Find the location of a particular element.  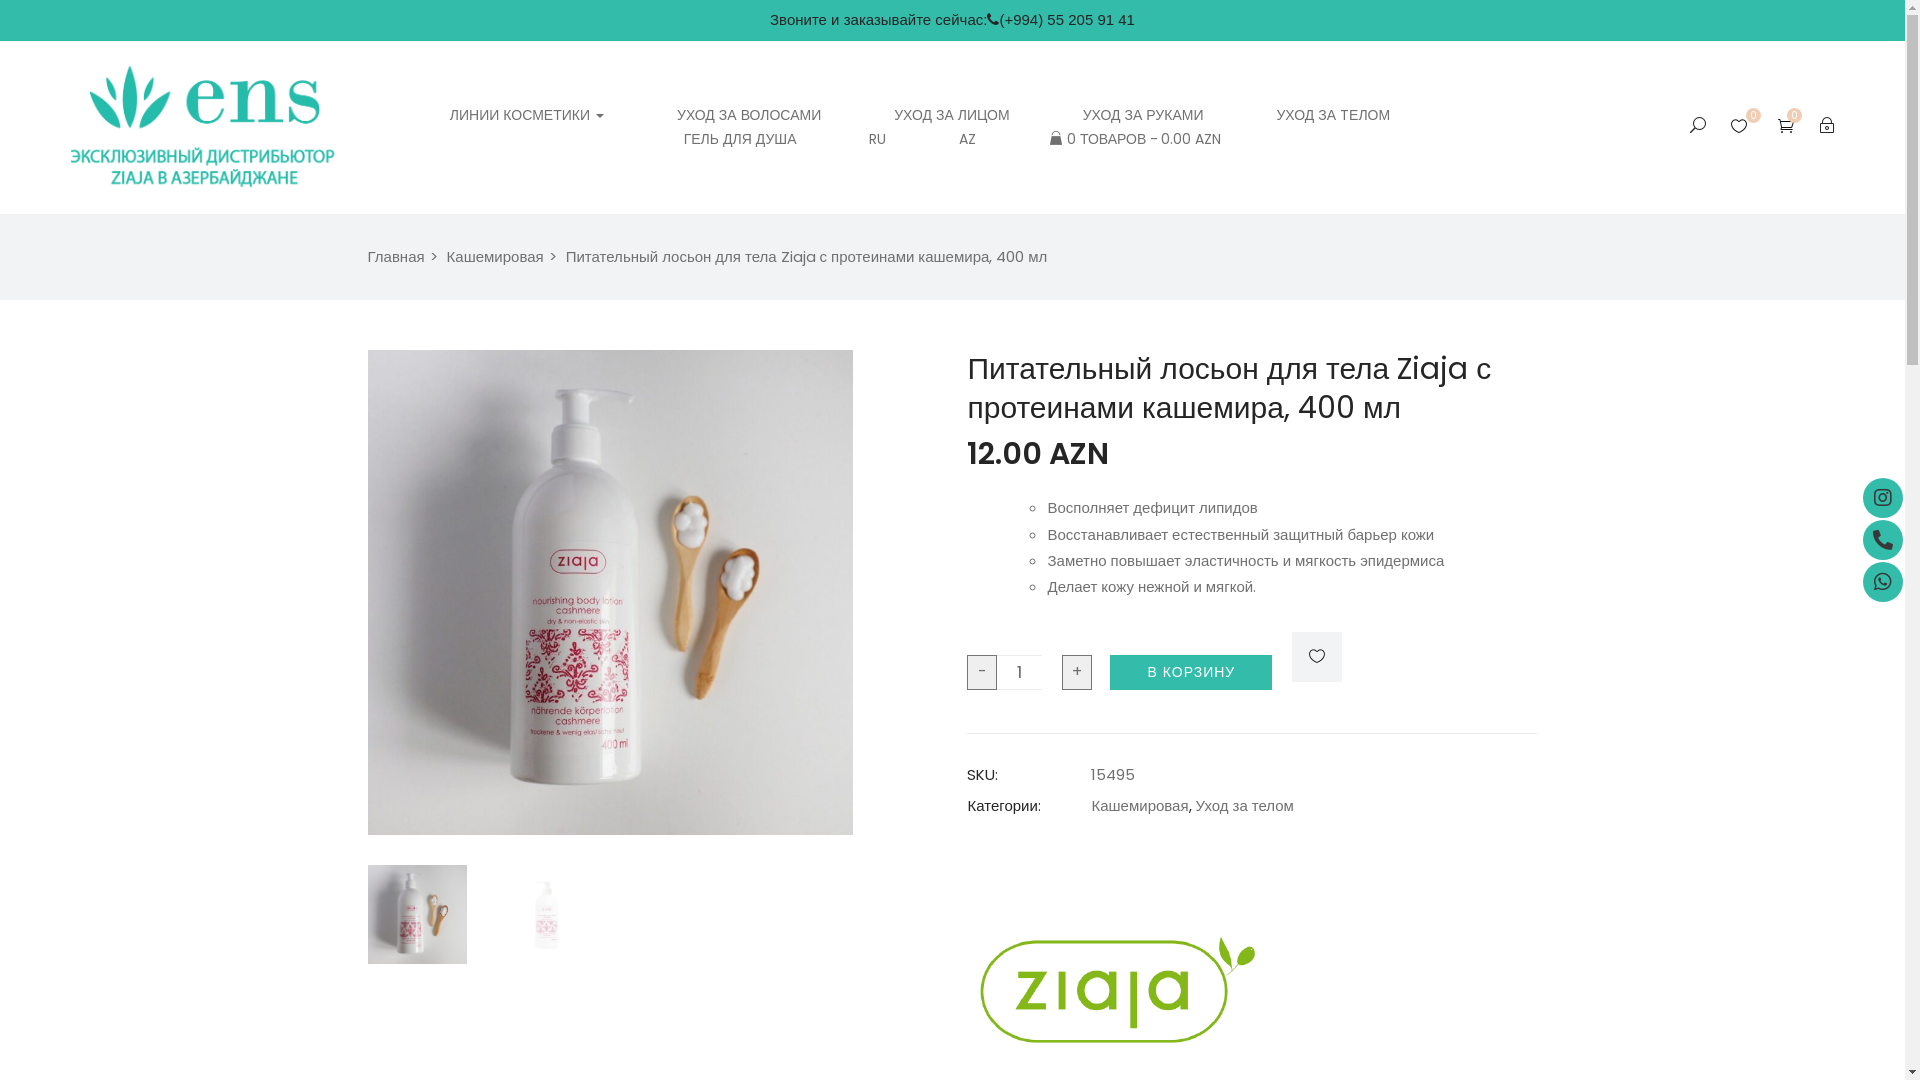

'+' is located at coordinates (1075, 672).